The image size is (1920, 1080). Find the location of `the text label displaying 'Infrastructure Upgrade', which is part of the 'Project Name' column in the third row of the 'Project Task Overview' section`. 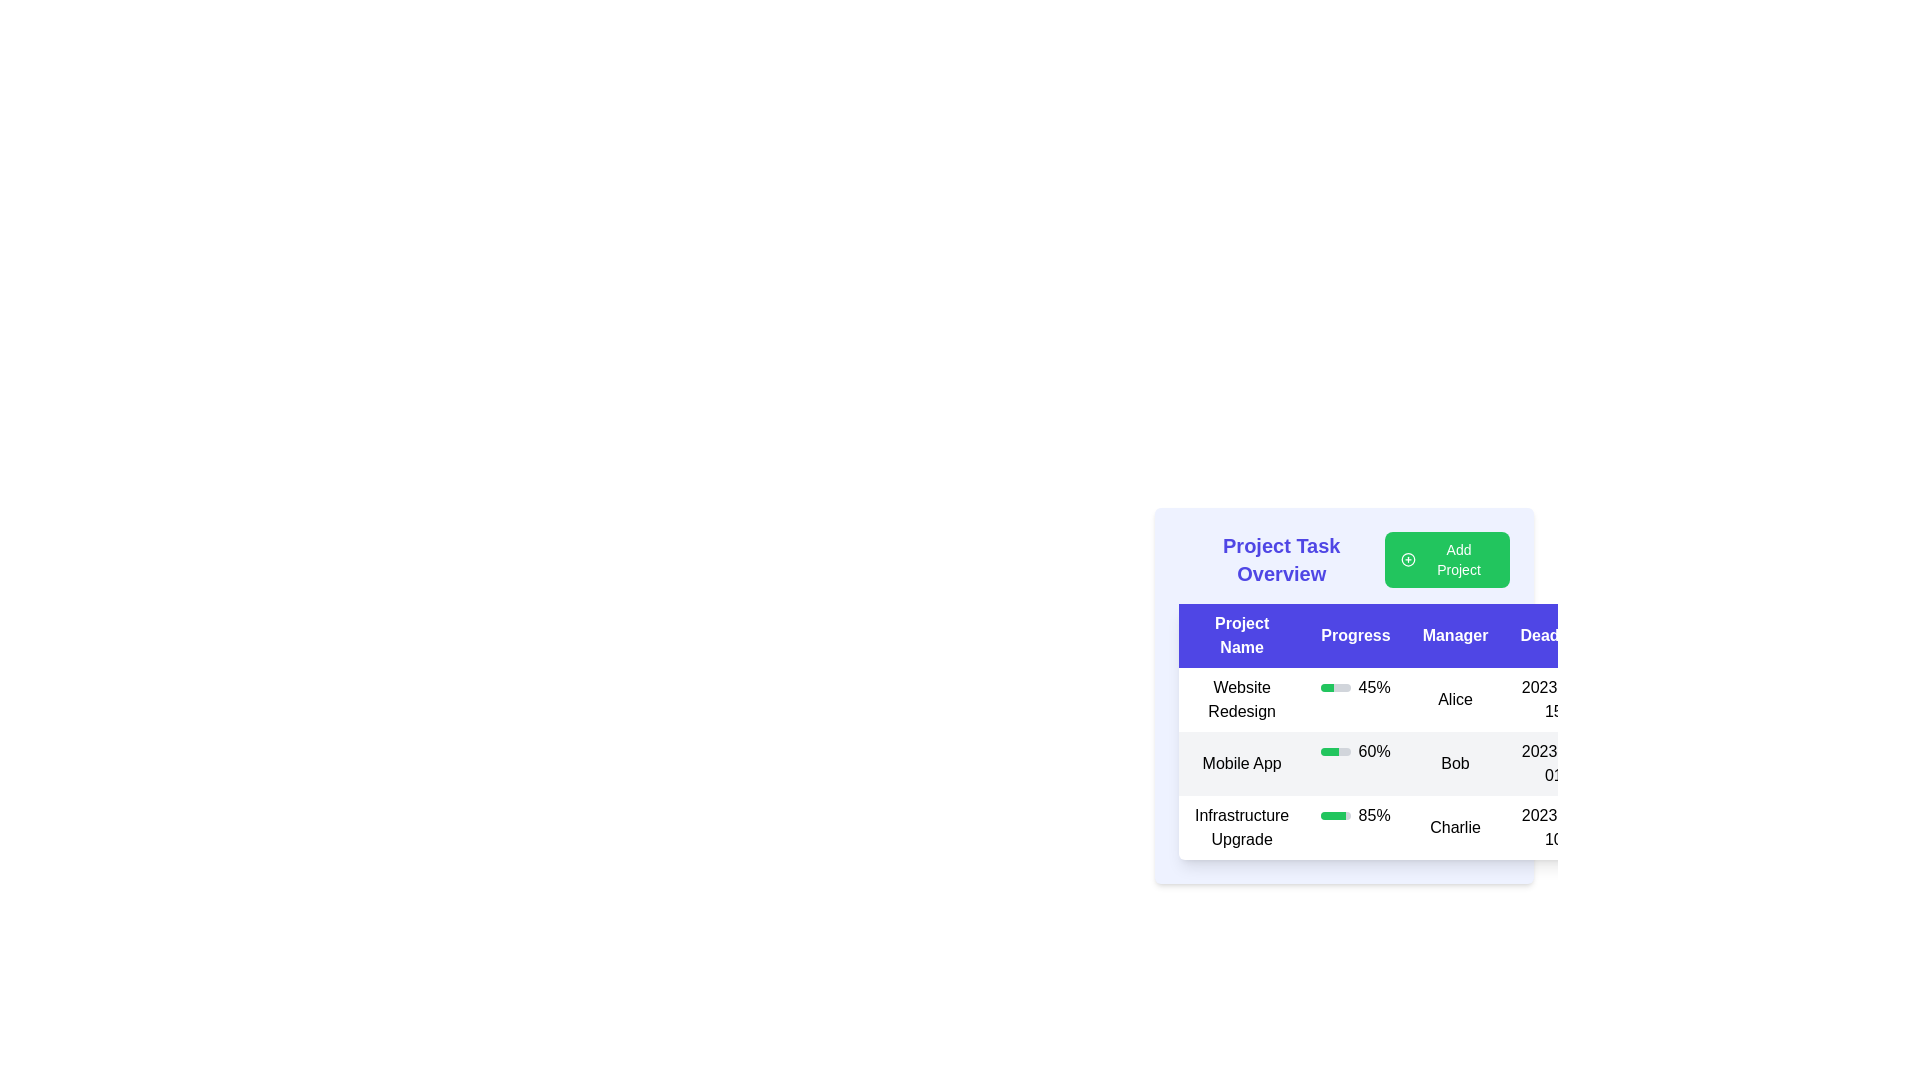

the text label displaying 'Infrastructure Upgrade', which is part of the 'Project Name' column in the third row of the 'Project Task Overview' section is located at coordinates (1241, 828).